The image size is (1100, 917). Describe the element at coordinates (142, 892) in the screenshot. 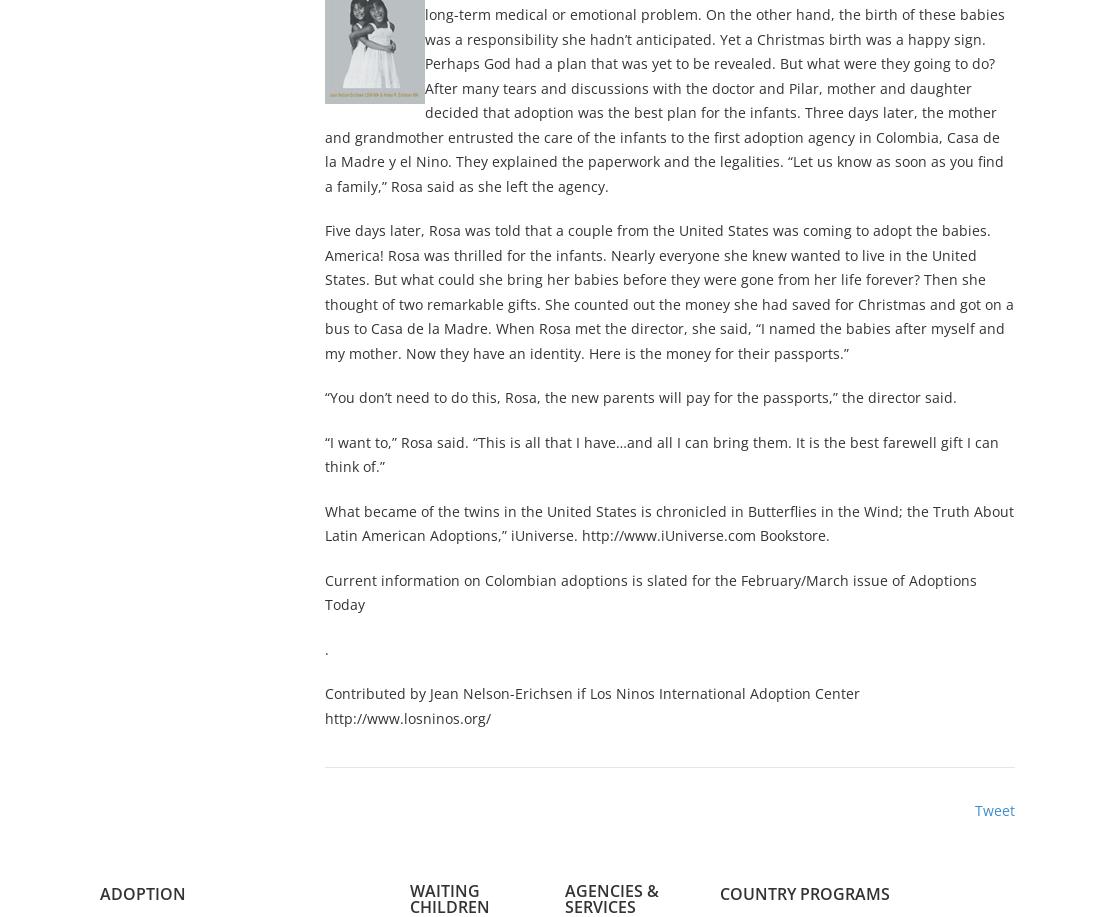

I see `'Adoption'` at that location.